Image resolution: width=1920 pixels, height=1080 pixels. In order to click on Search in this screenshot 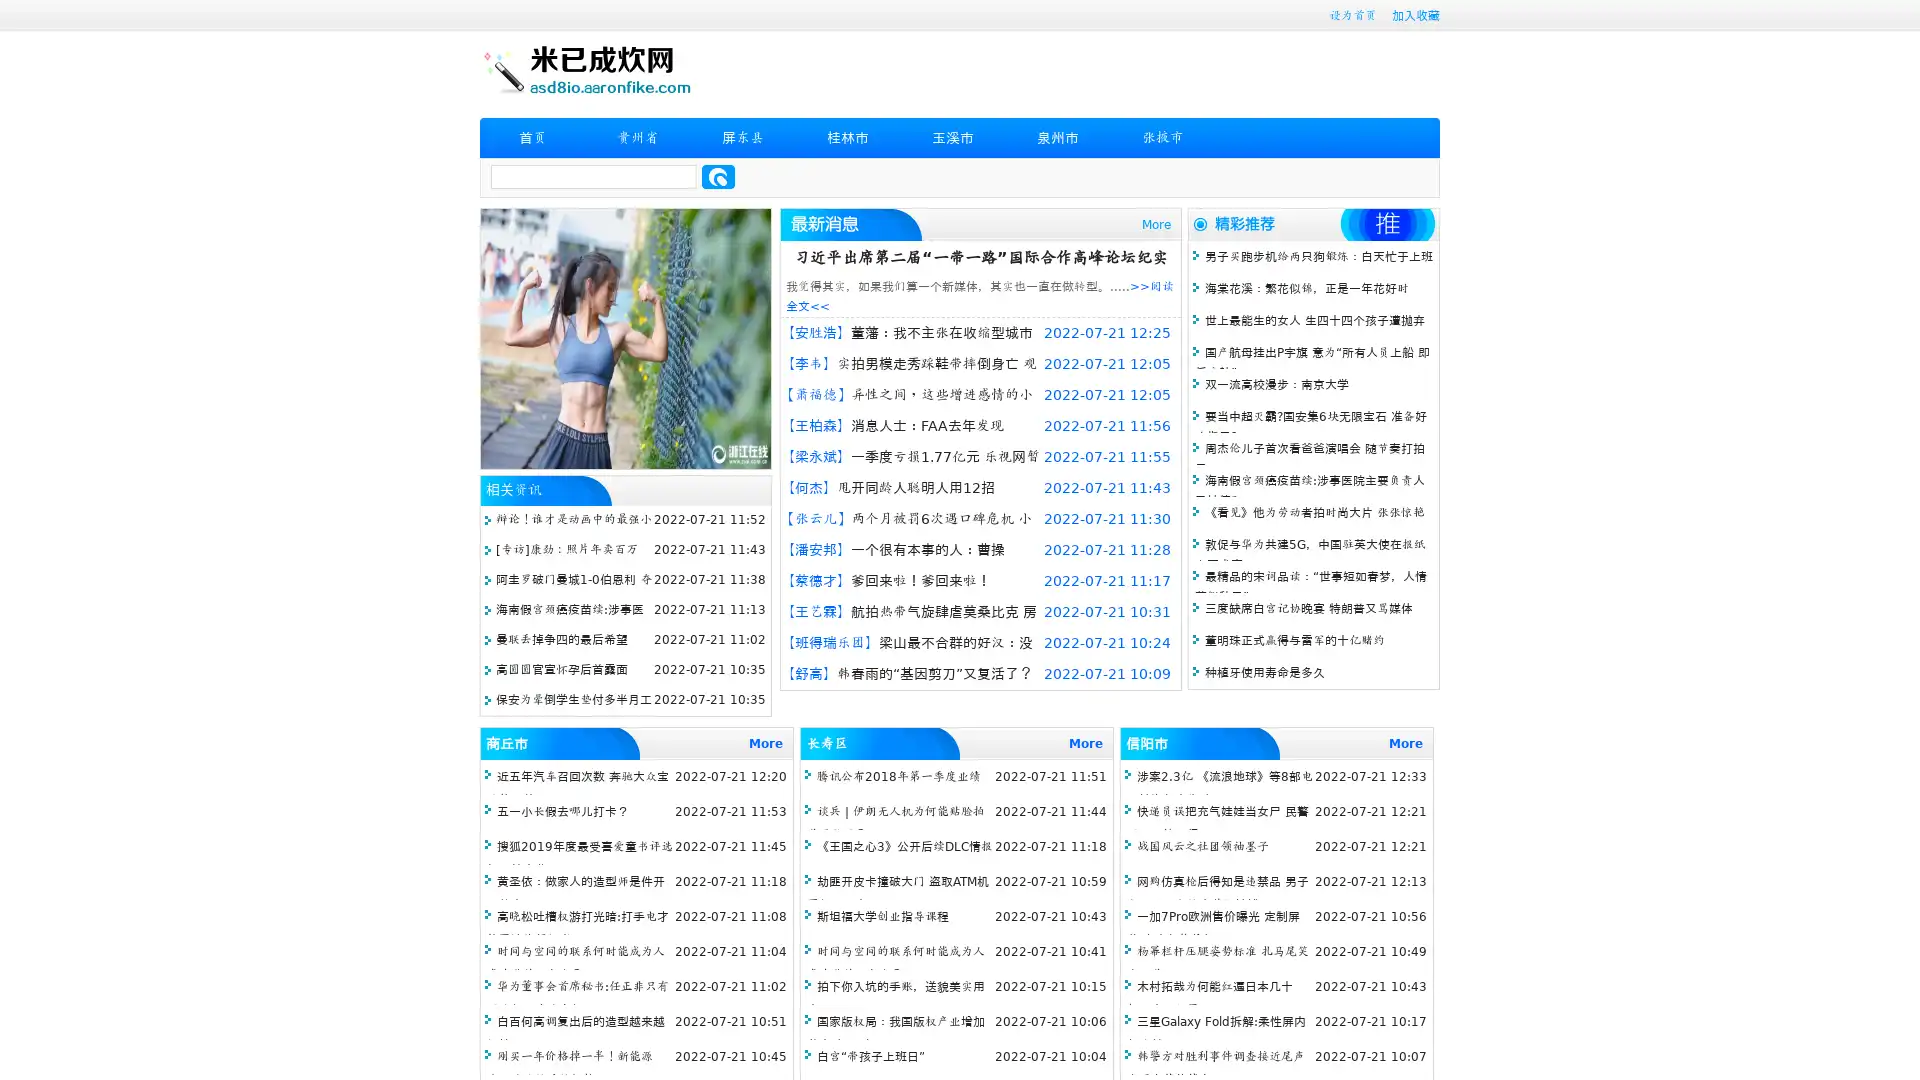, I will do `click(718, 176)`.